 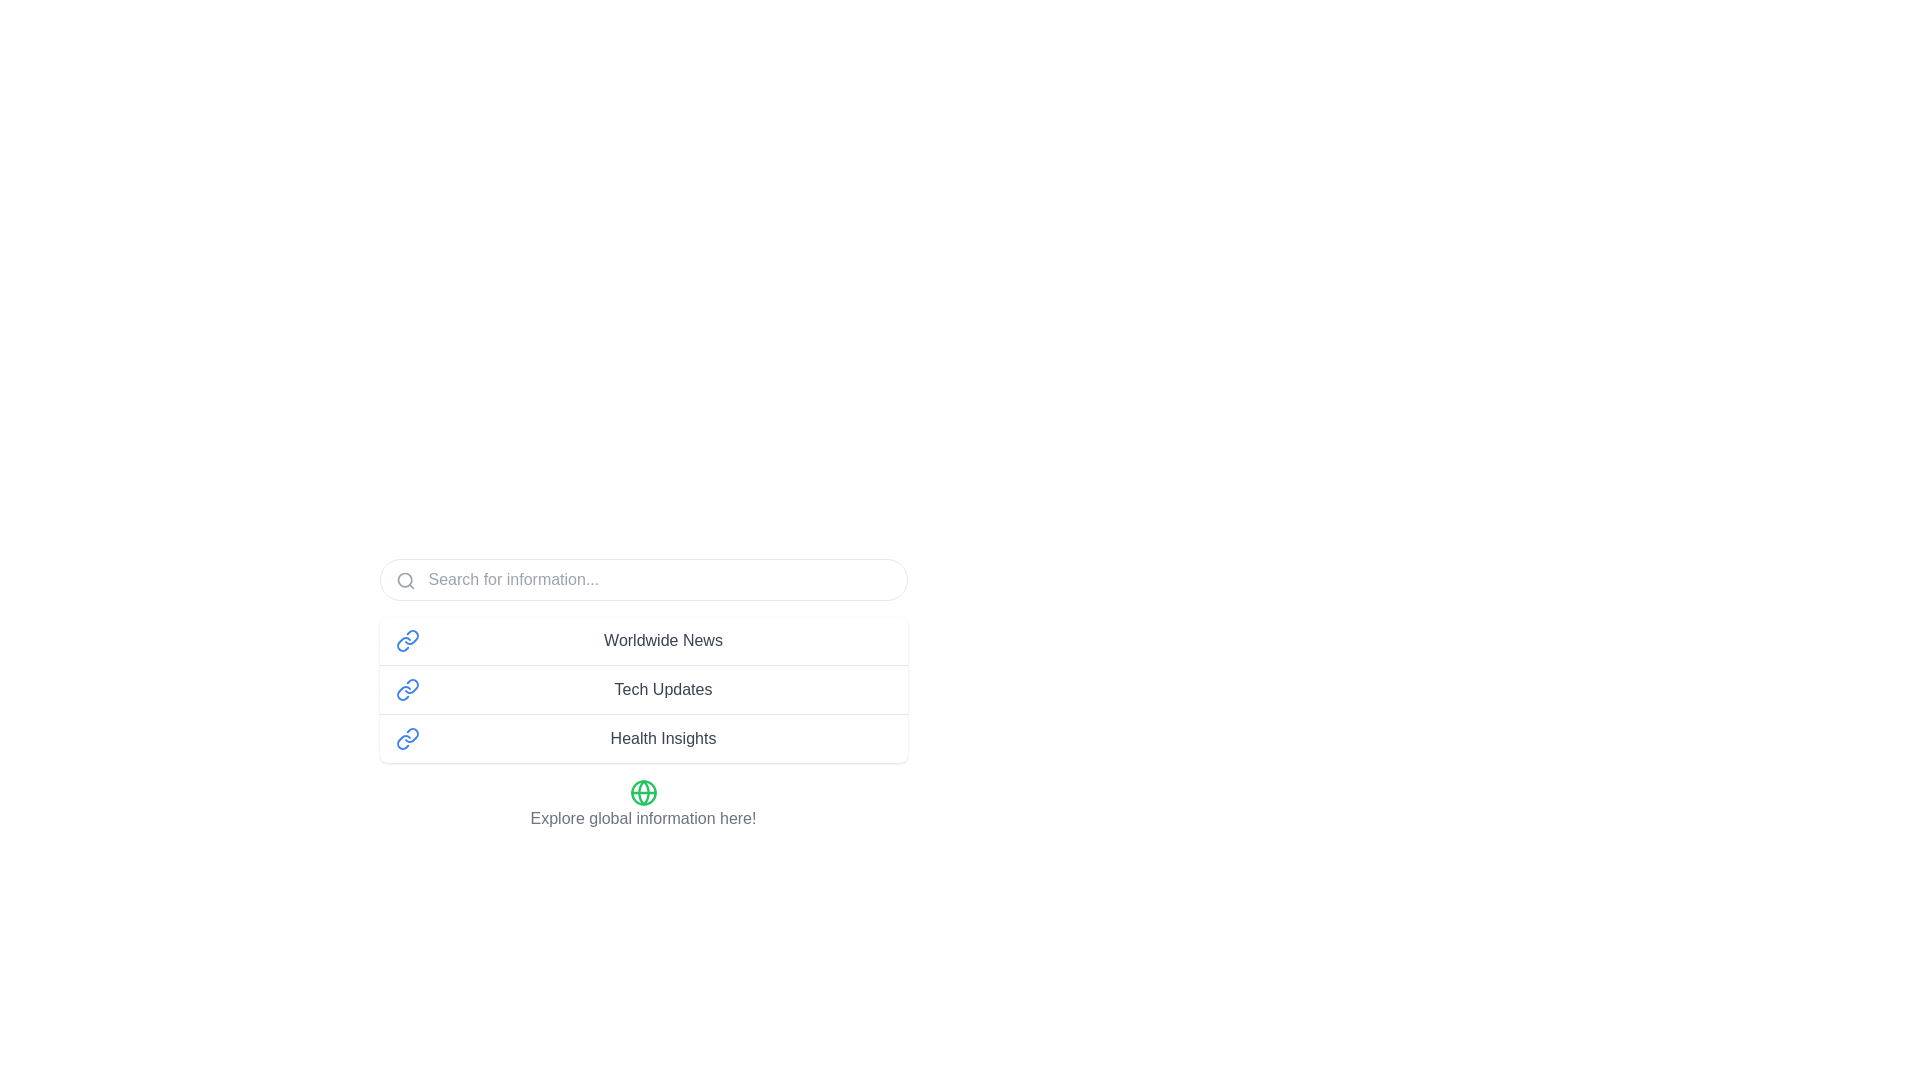 I want to click on the chain link icon representing navigation to follow the link for 'Health Insights', so click(x=402, y=742).